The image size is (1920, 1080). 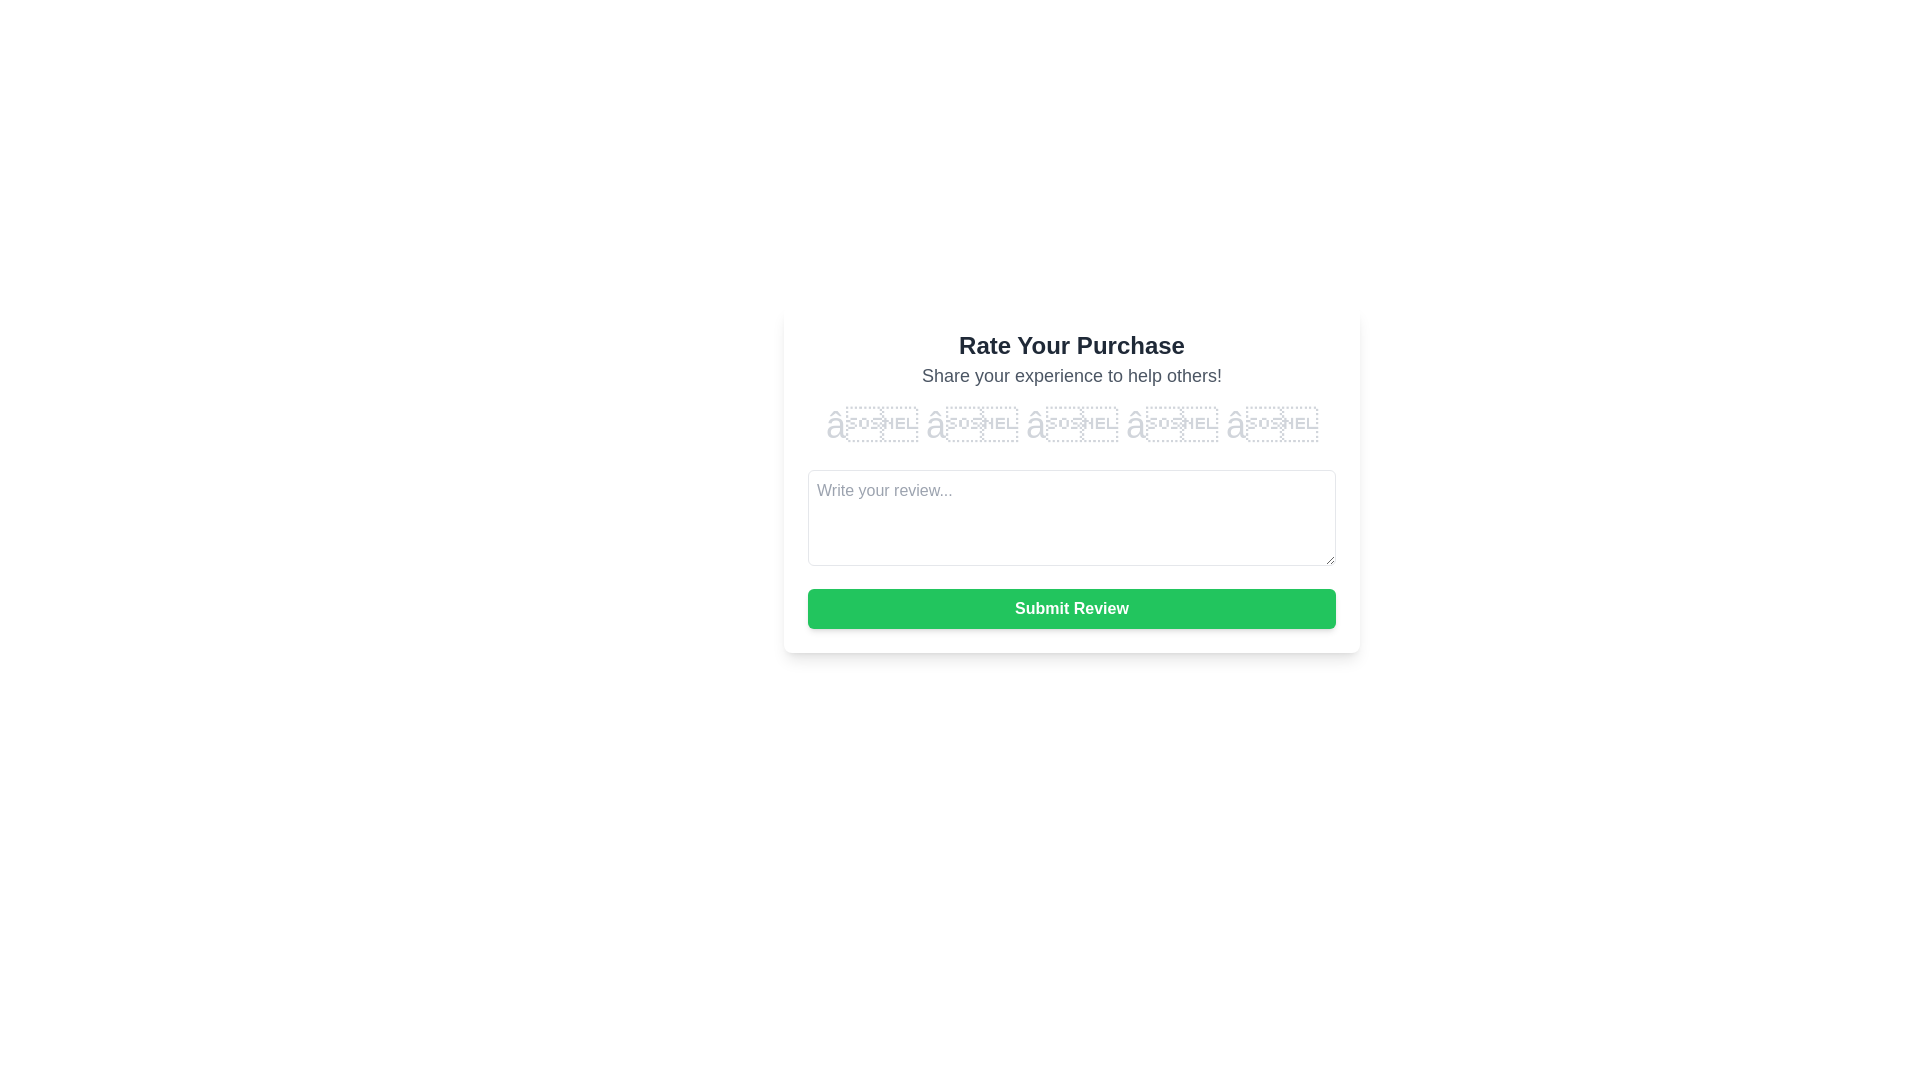 I want to click on the 'Submit Review' button to observe its hover effect, so click(x=1070, y=608).